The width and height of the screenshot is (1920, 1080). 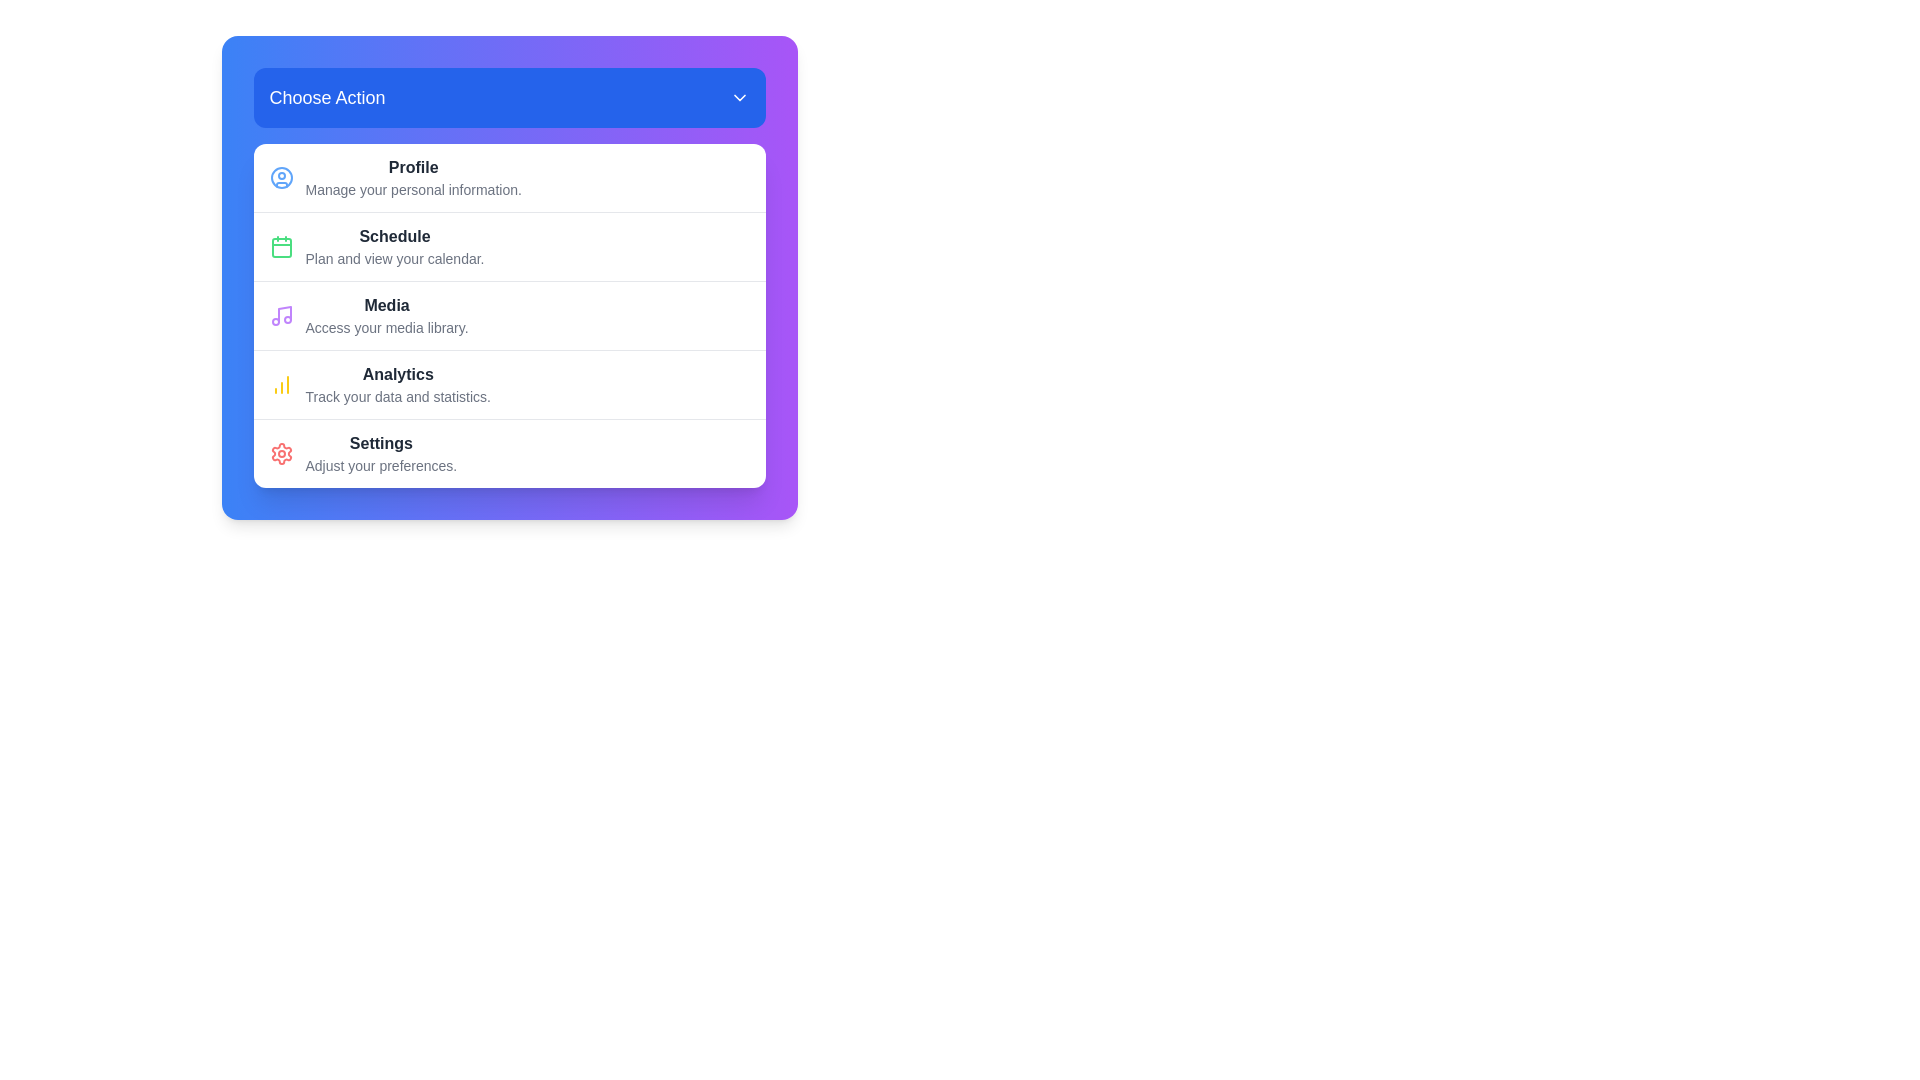 What do you see at coordinates (398, 397) in the screenshot?
I see `the static text label that reads 'Track your data and statistics.', positioned below the 'Analytics' title` at bounding box center [398, 397].